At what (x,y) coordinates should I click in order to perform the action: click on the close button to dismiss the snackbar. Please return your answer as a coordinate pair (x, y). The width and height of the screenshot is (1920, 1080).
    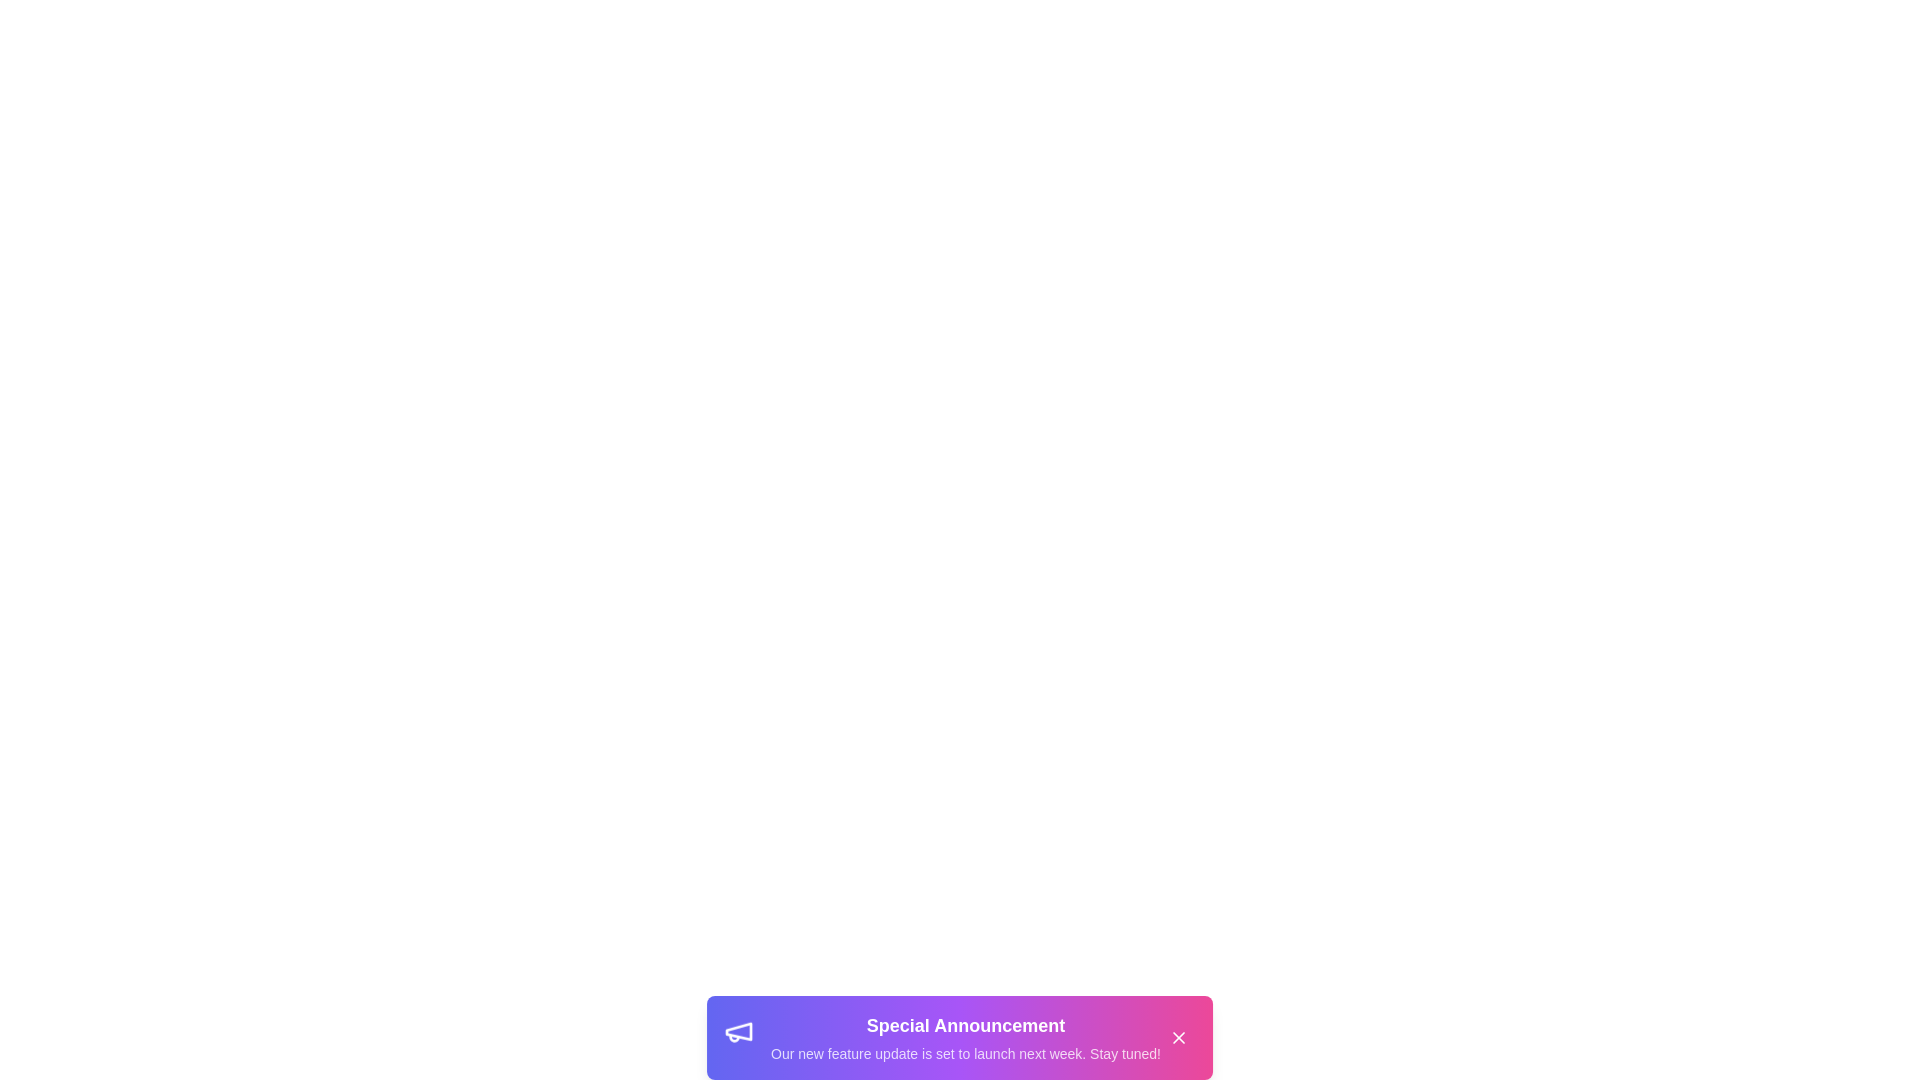
    Looking at the image, I should click on (1178, 1036).